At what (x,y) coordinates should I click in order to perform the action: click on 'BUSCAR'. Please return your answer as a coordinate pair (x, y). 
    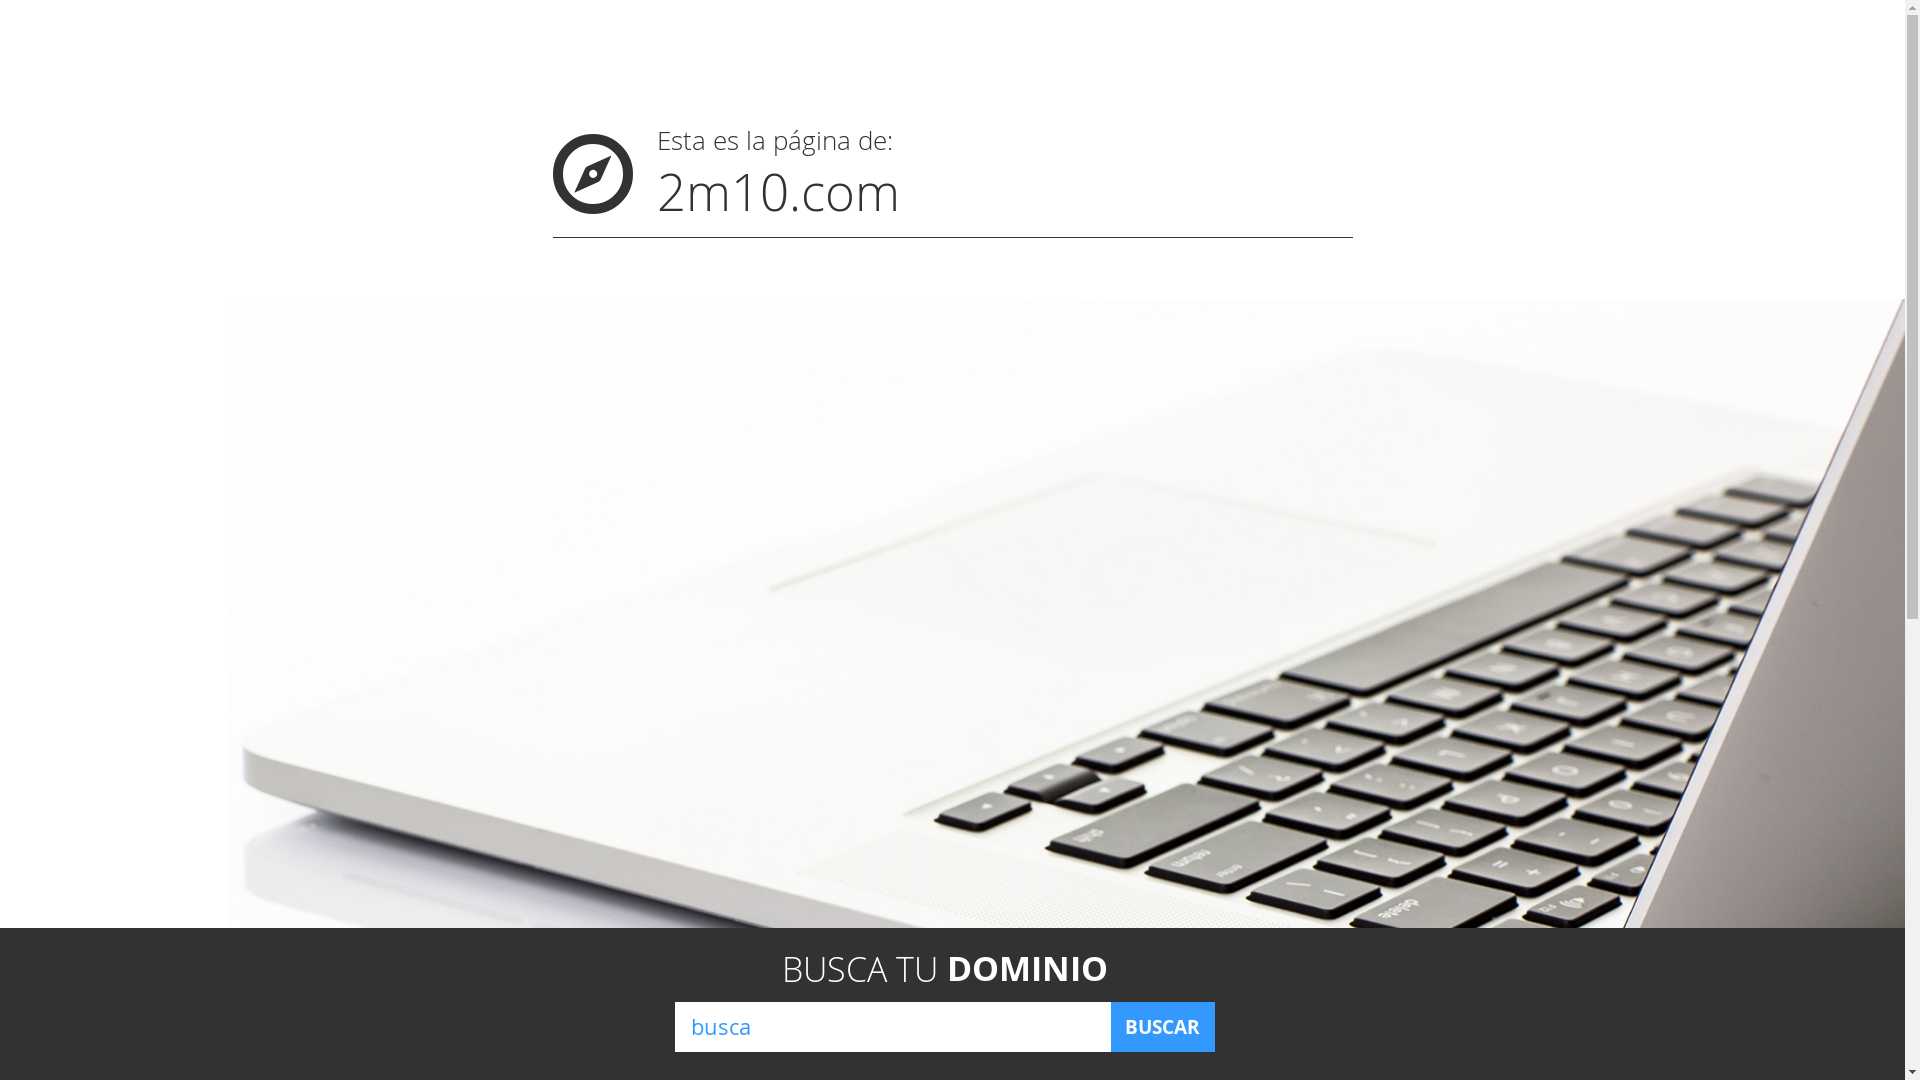
    Looking at the image, I should click on (1161, 1026).